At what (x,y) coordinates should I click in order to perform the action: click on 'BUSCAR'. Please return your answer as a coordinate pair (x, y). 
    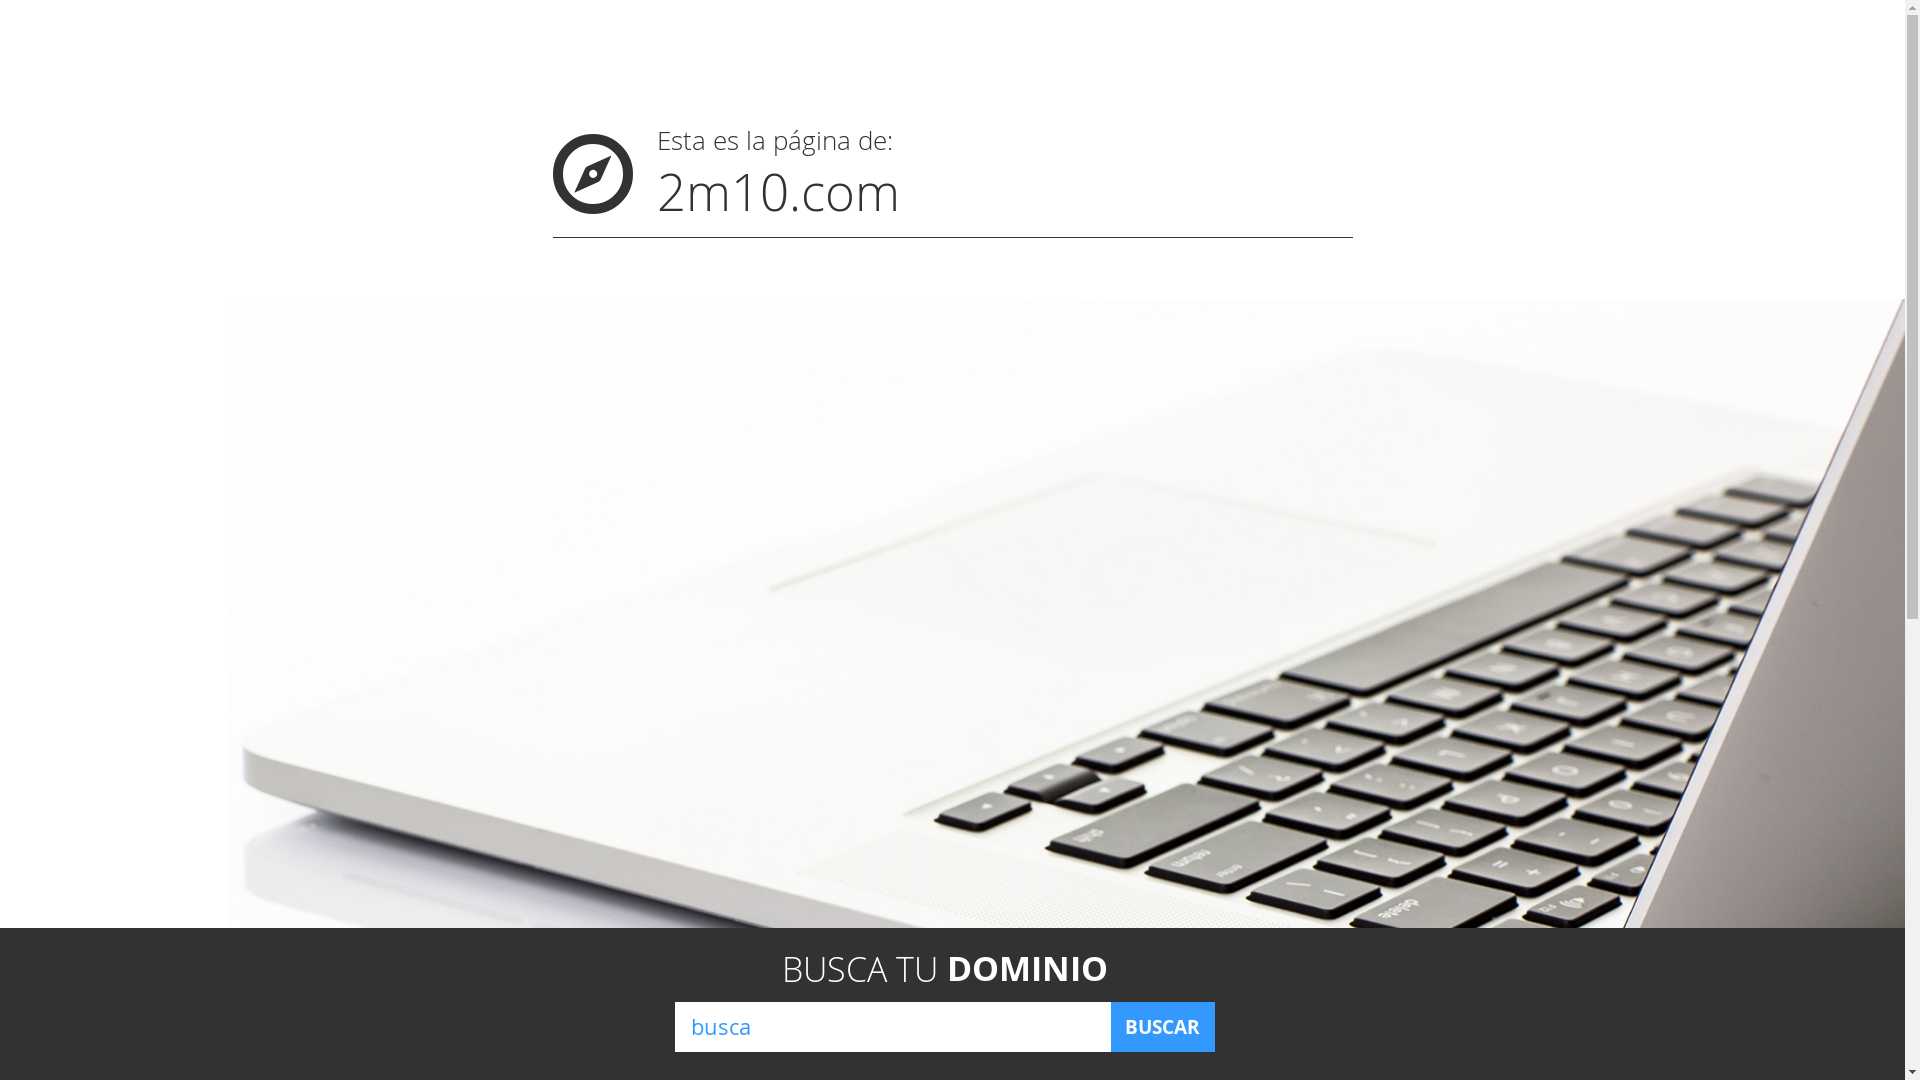
    Looking at the image, I should click on (1161, 1026).